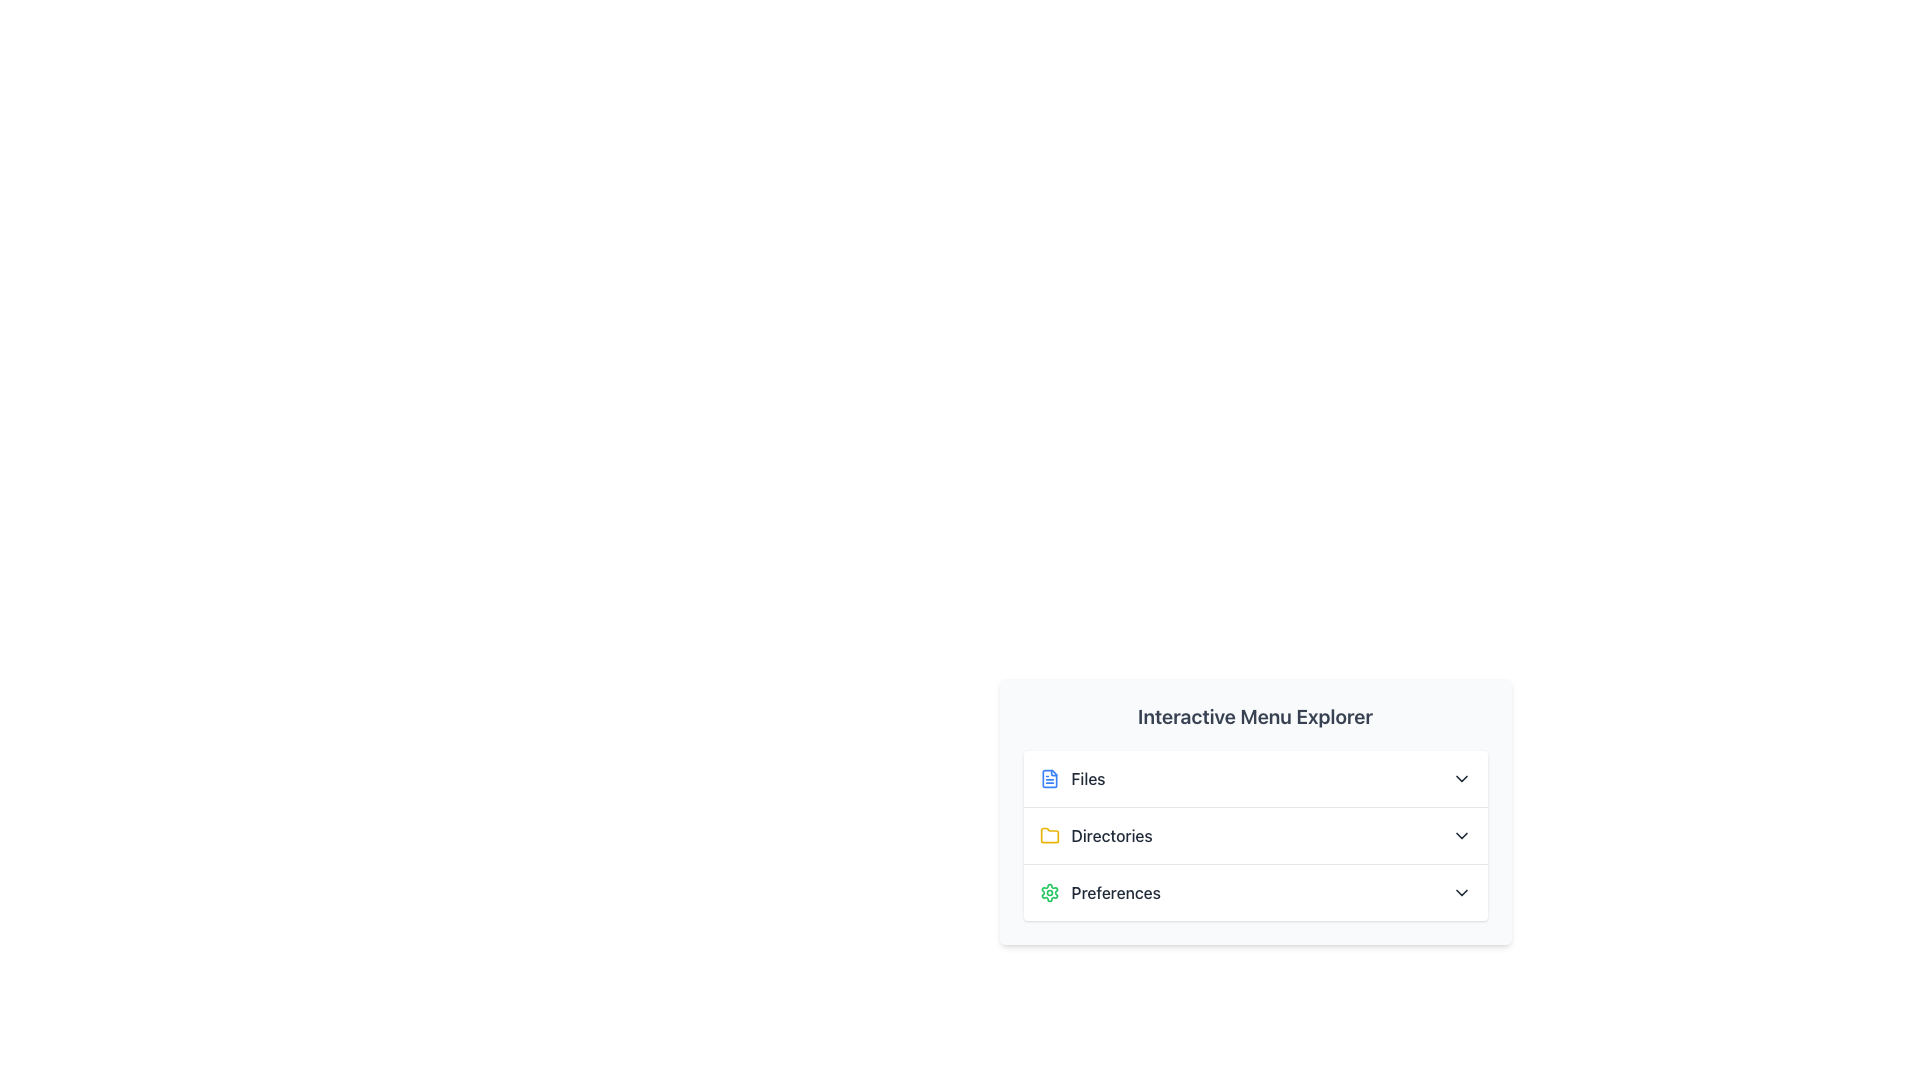 This screenshot has height=1080, width=1920. I want to click on the 'Preferences' menu item, which is represented by a green gear icon and is located in the third row of the menu panel, just below the 'Directories' entry, so click(1098, 892).